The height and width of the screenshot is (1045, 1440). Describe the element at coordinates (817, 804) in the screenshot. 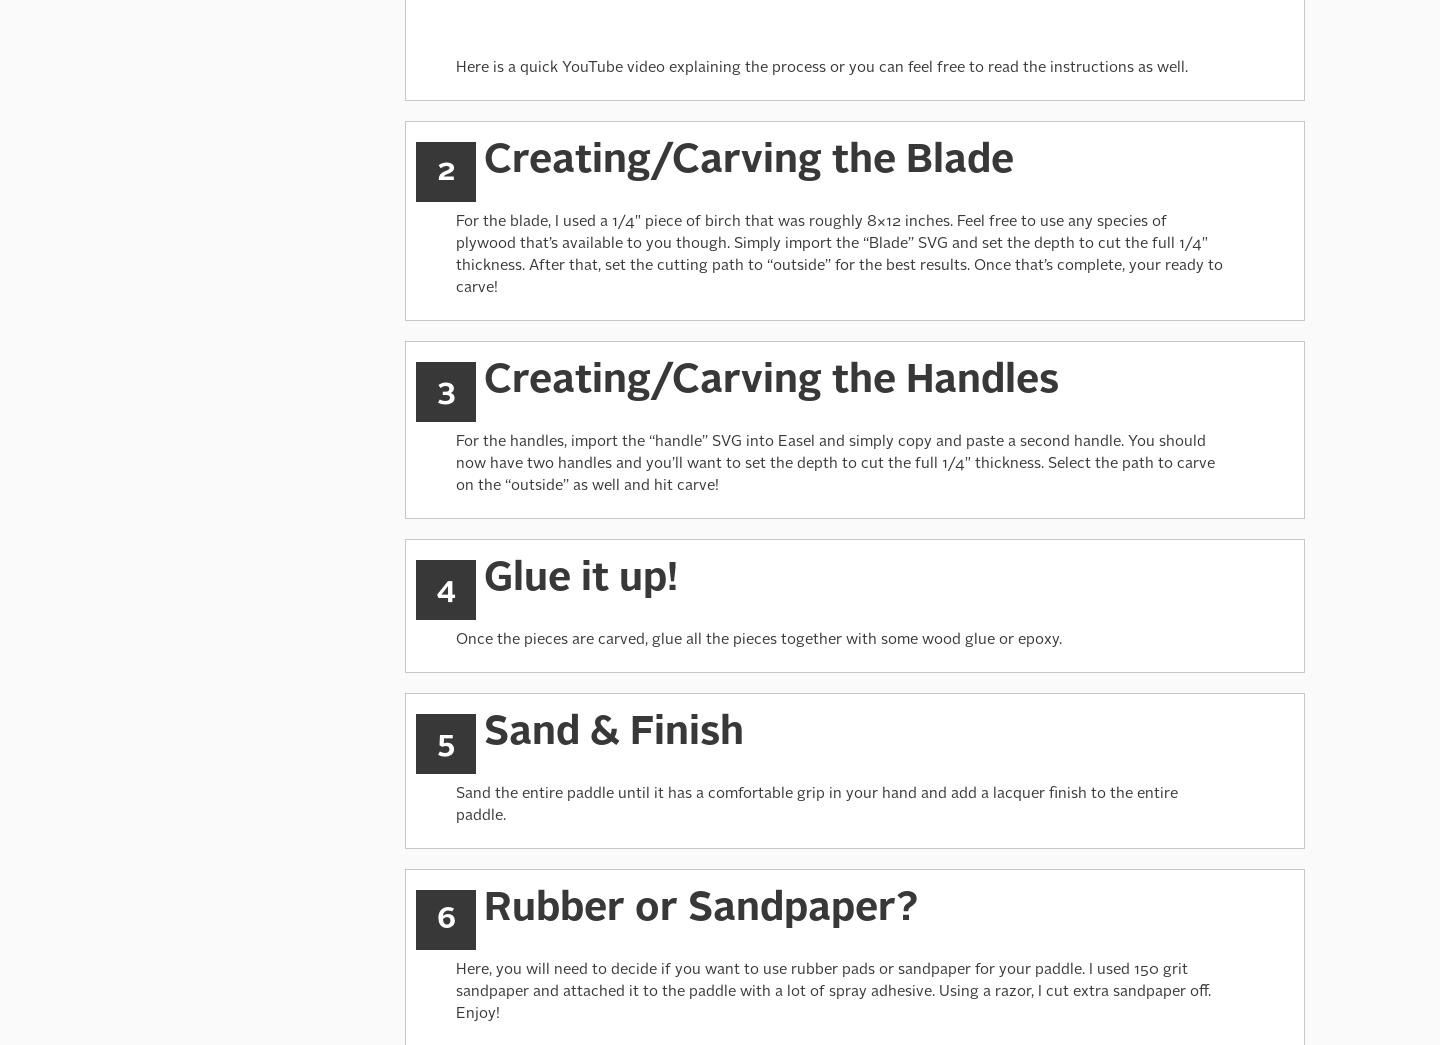

I see `'Sand the entire paddle until it has a comfortable grip in your hand and add a lacquer finish to the entire paddle.'` at that location.